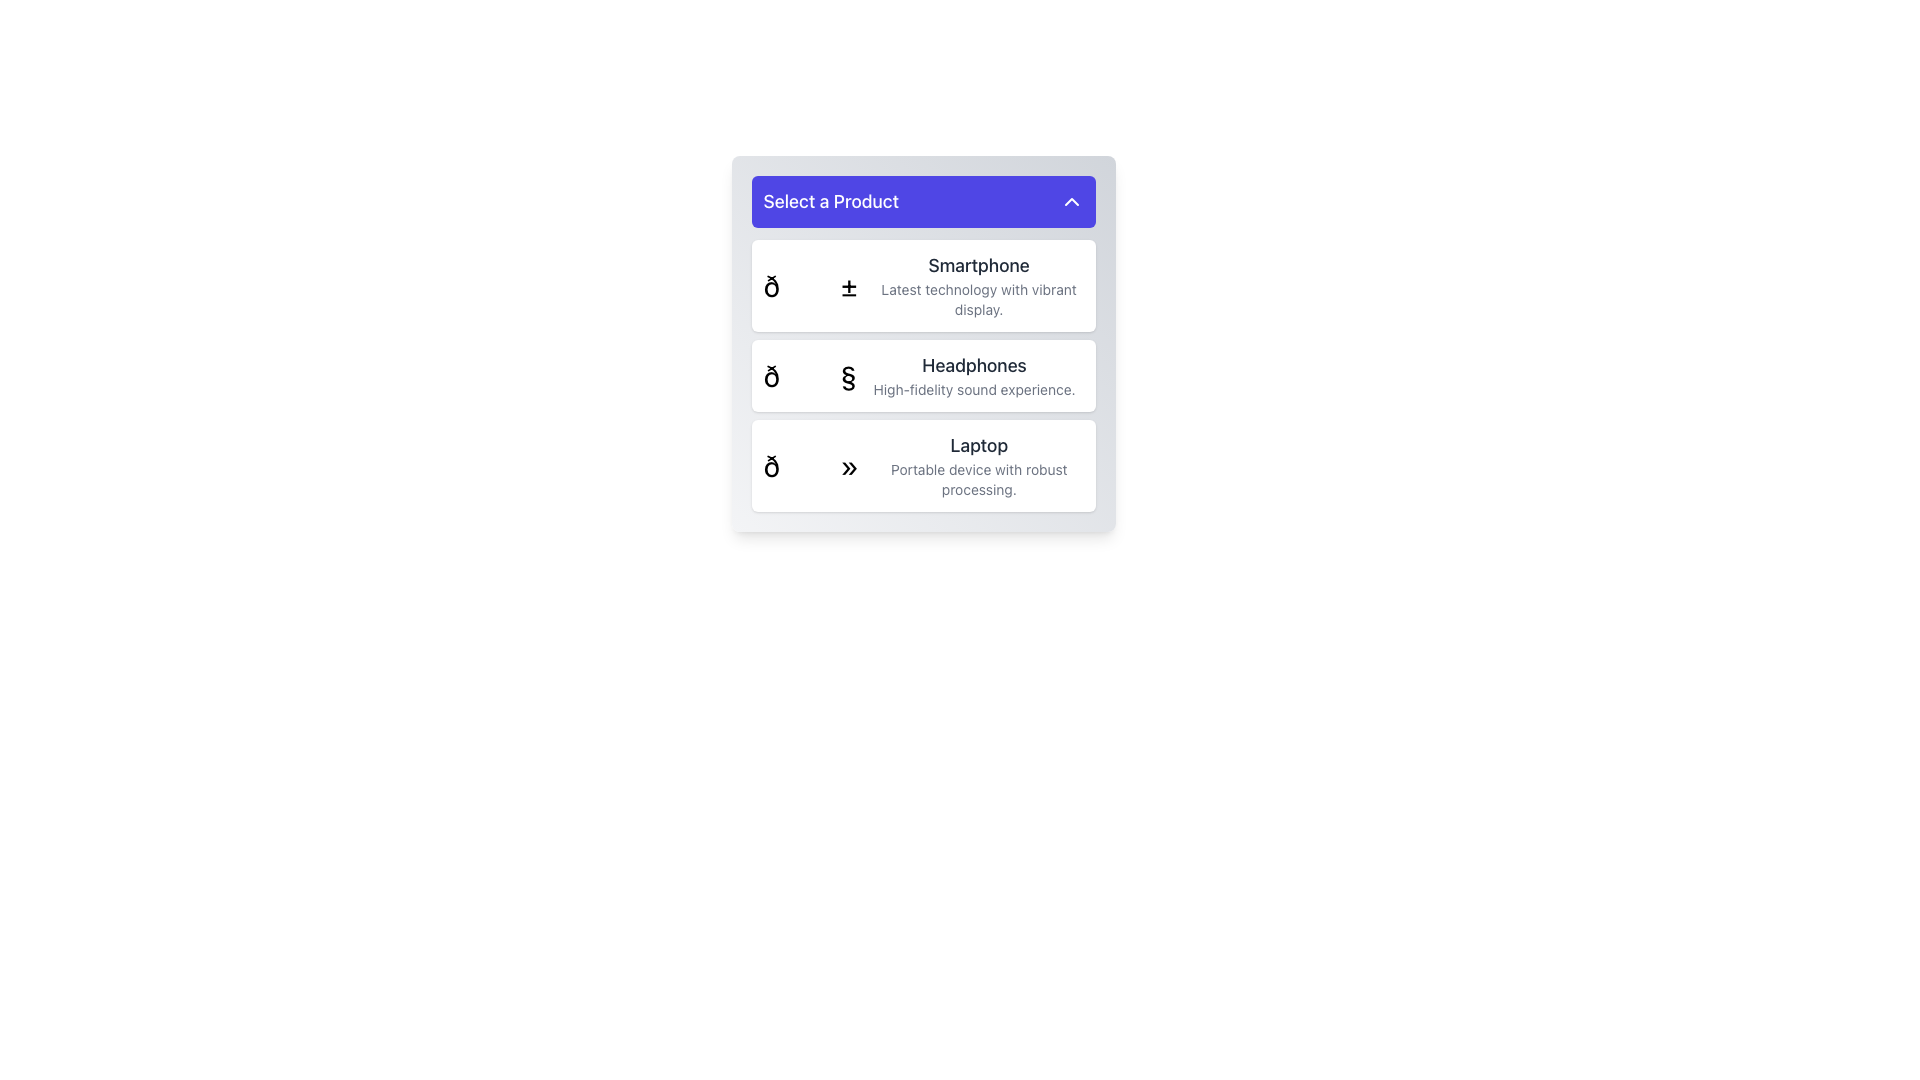 This screenshot has height=1080, width=1920. Describe the element at coordinates (979, 445) in the screenshot. I see `text label indicating the title of the Laptop item in the product selection list, located at the center of the third item in a vertical list structure` at that location.